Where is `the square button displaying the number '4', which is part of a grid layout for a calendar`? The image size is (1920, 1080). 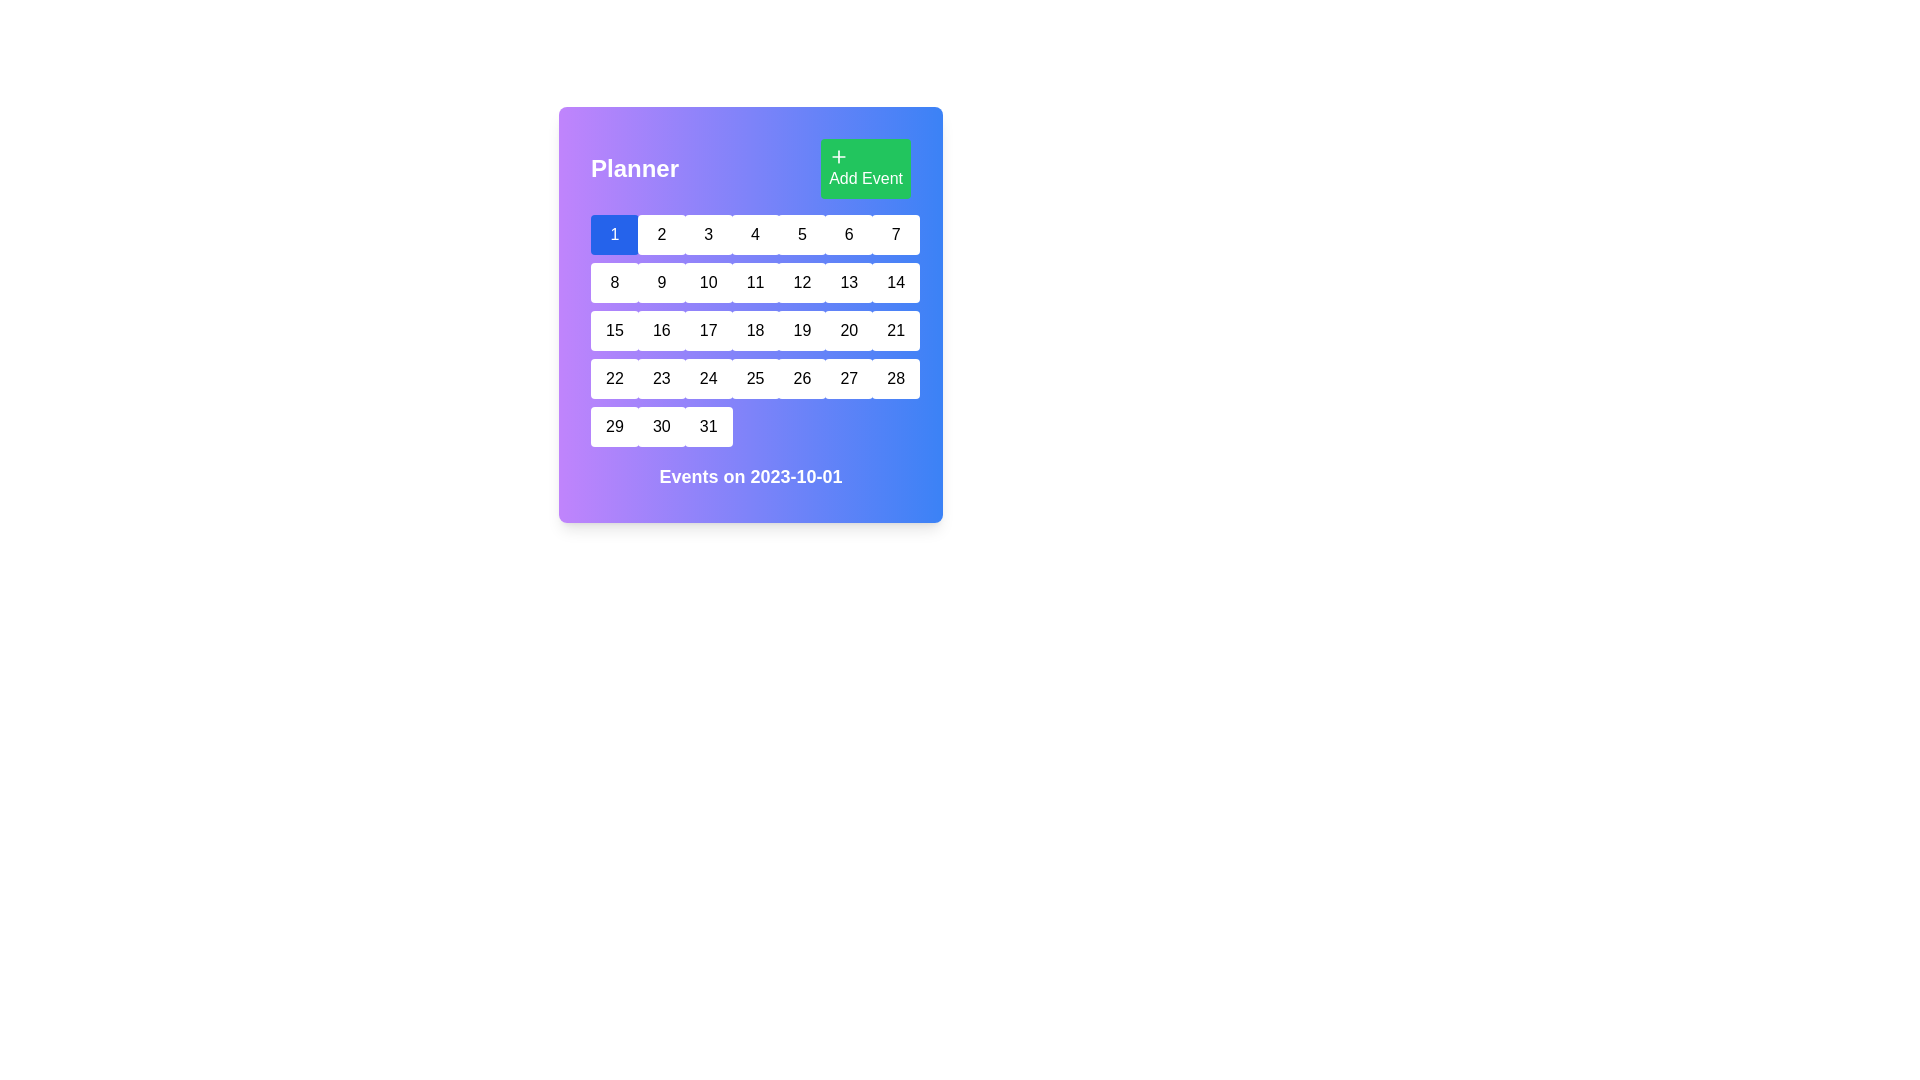 the square button displaying the number '4', which is part of a grid layout for a calendar is located at coordinates (754, 234).